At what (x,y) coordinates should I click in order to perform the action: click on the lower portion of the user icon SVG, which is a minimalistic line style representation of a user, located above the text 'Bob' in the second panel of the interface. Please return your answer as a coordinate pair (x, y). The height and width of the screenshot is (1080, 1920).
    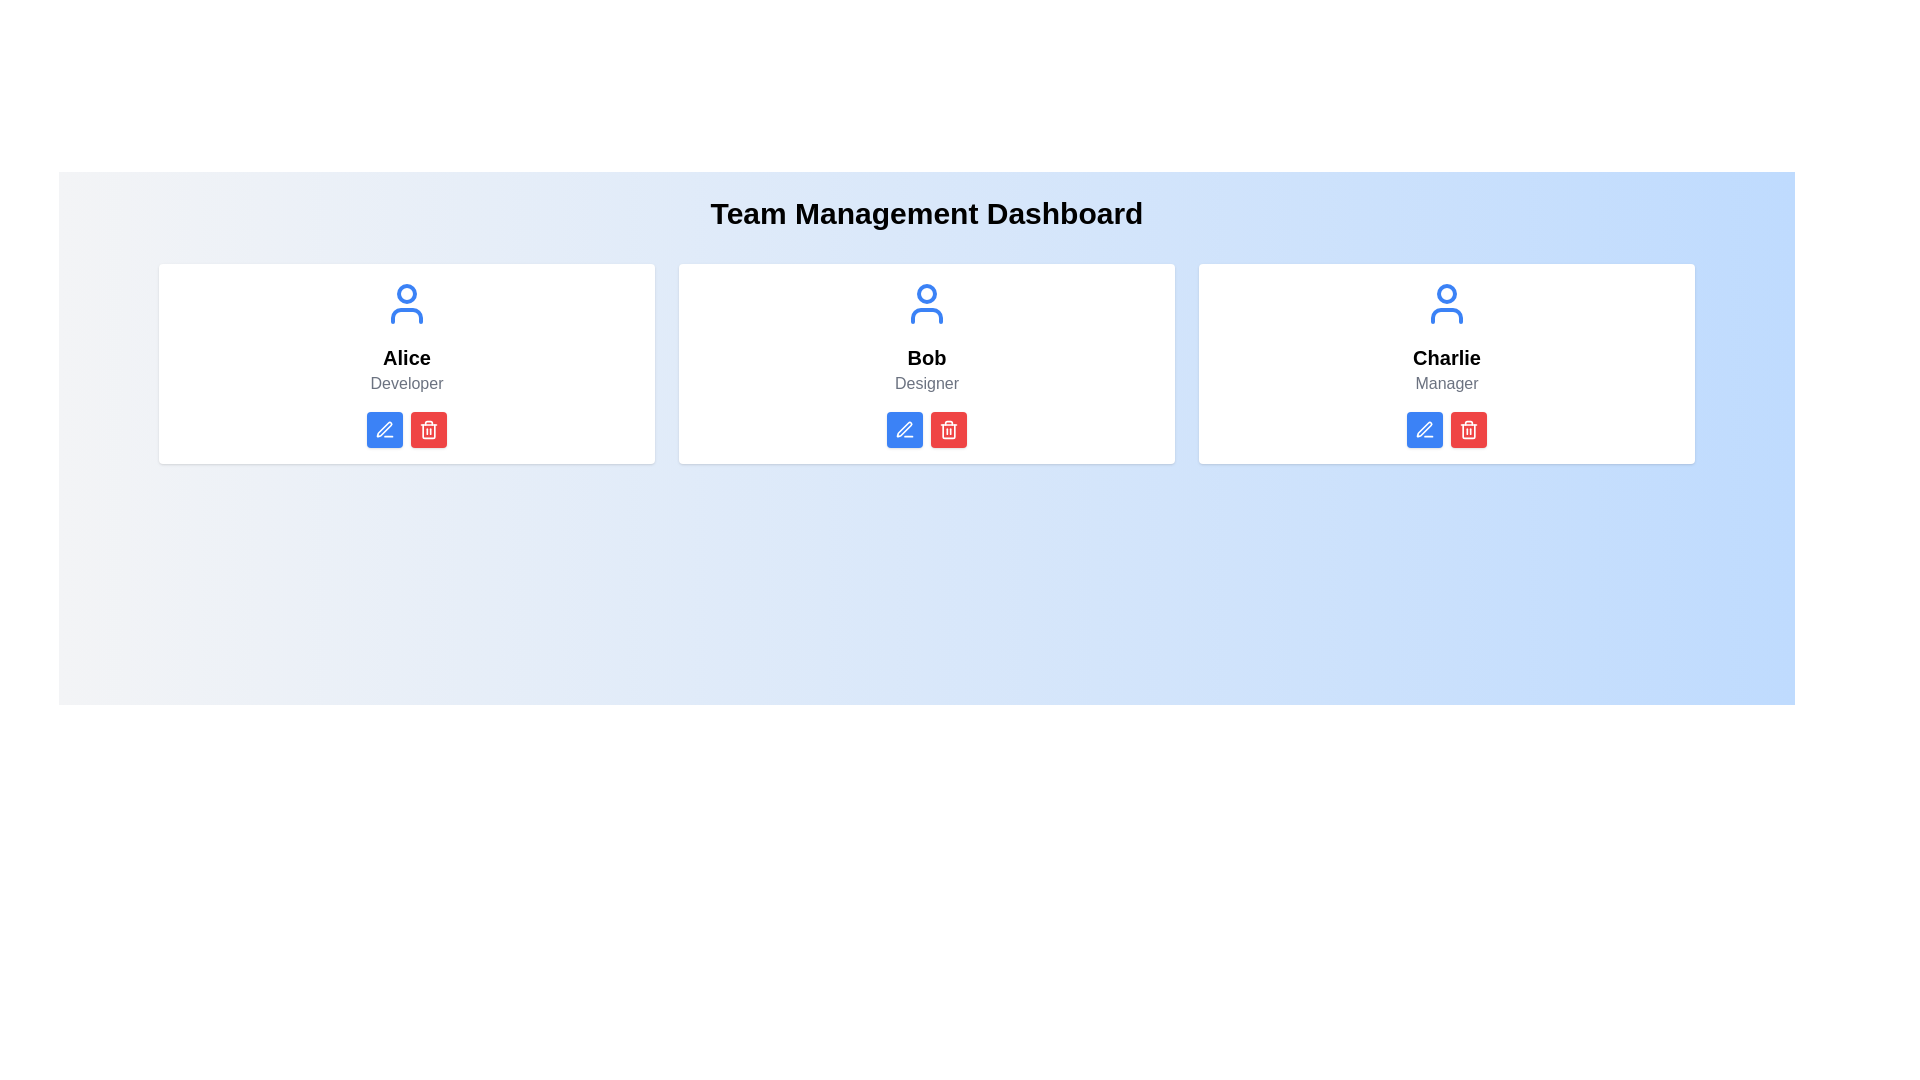
    Looking at the image, I should click on (925, 315).